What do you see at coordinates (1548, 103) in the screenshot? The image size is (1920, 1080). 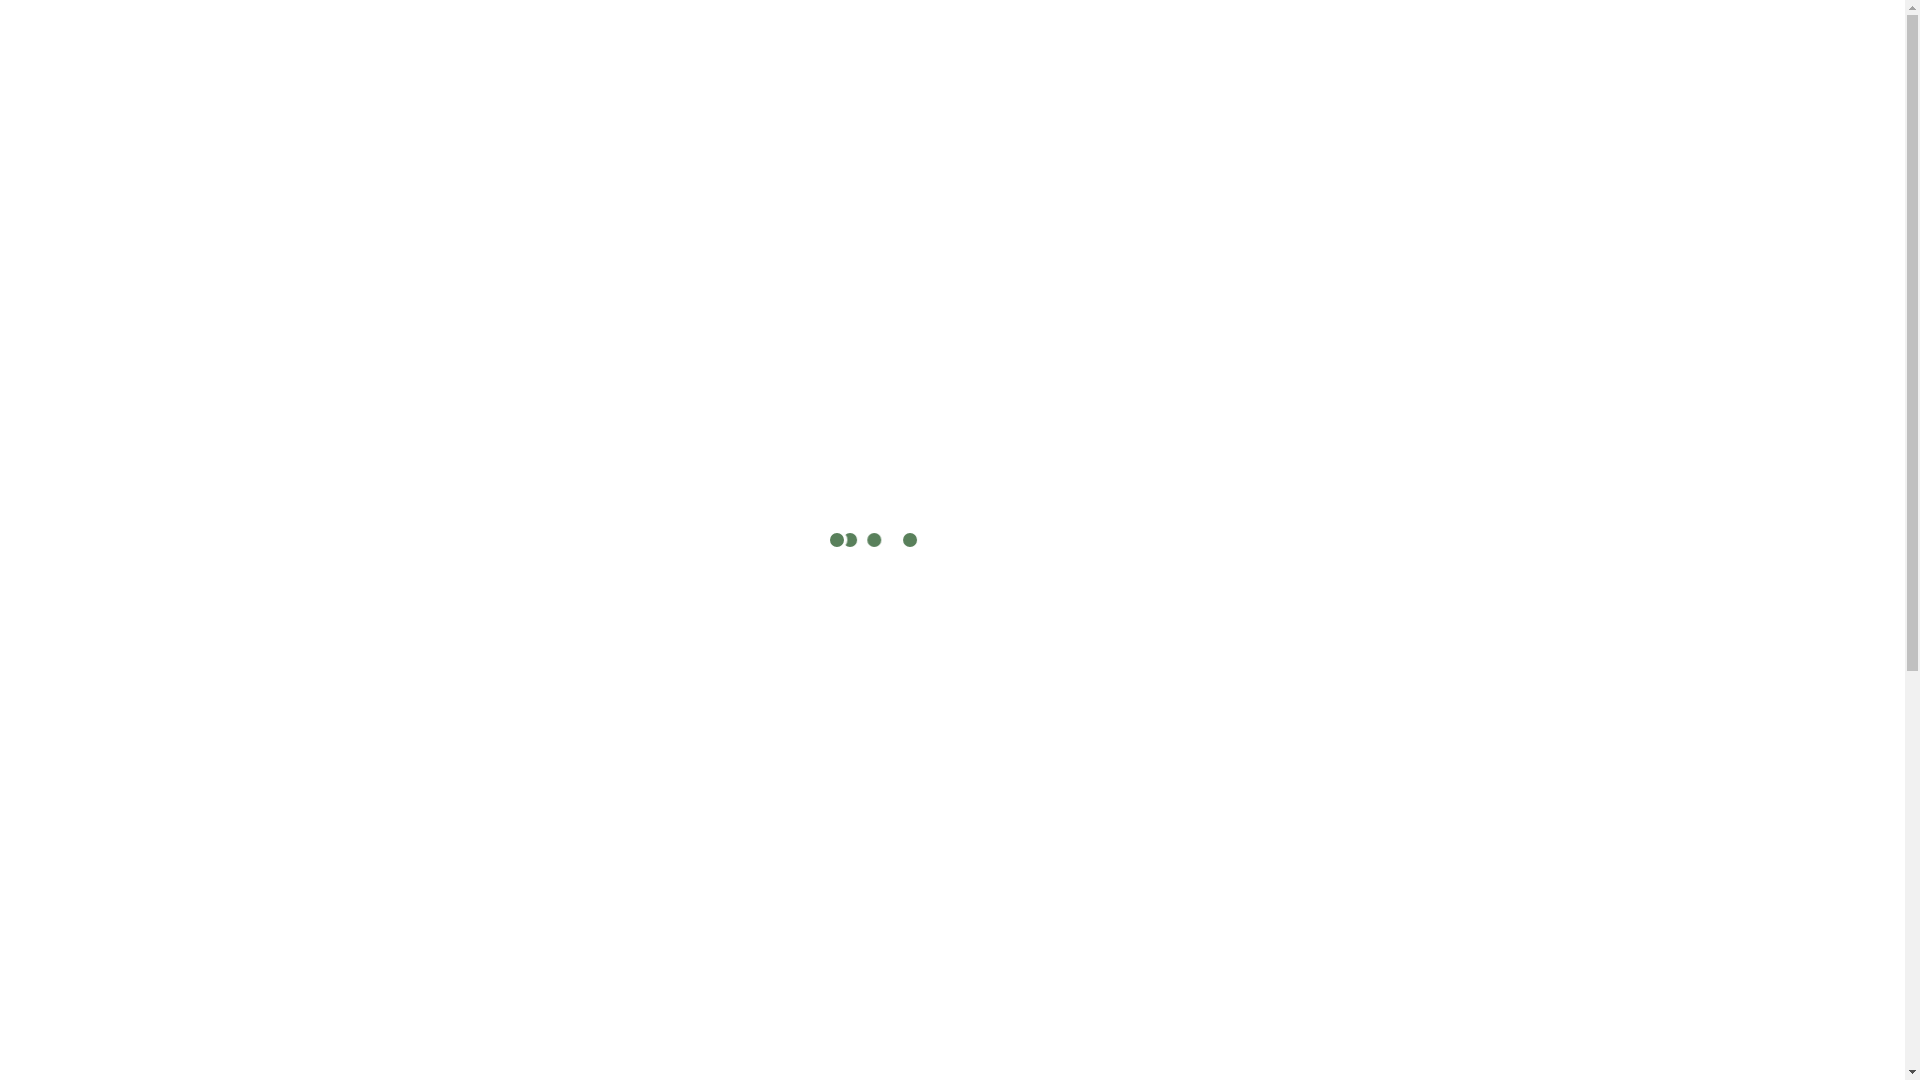 I see `'Custom Quote'` at bounding box center [1548, 103].